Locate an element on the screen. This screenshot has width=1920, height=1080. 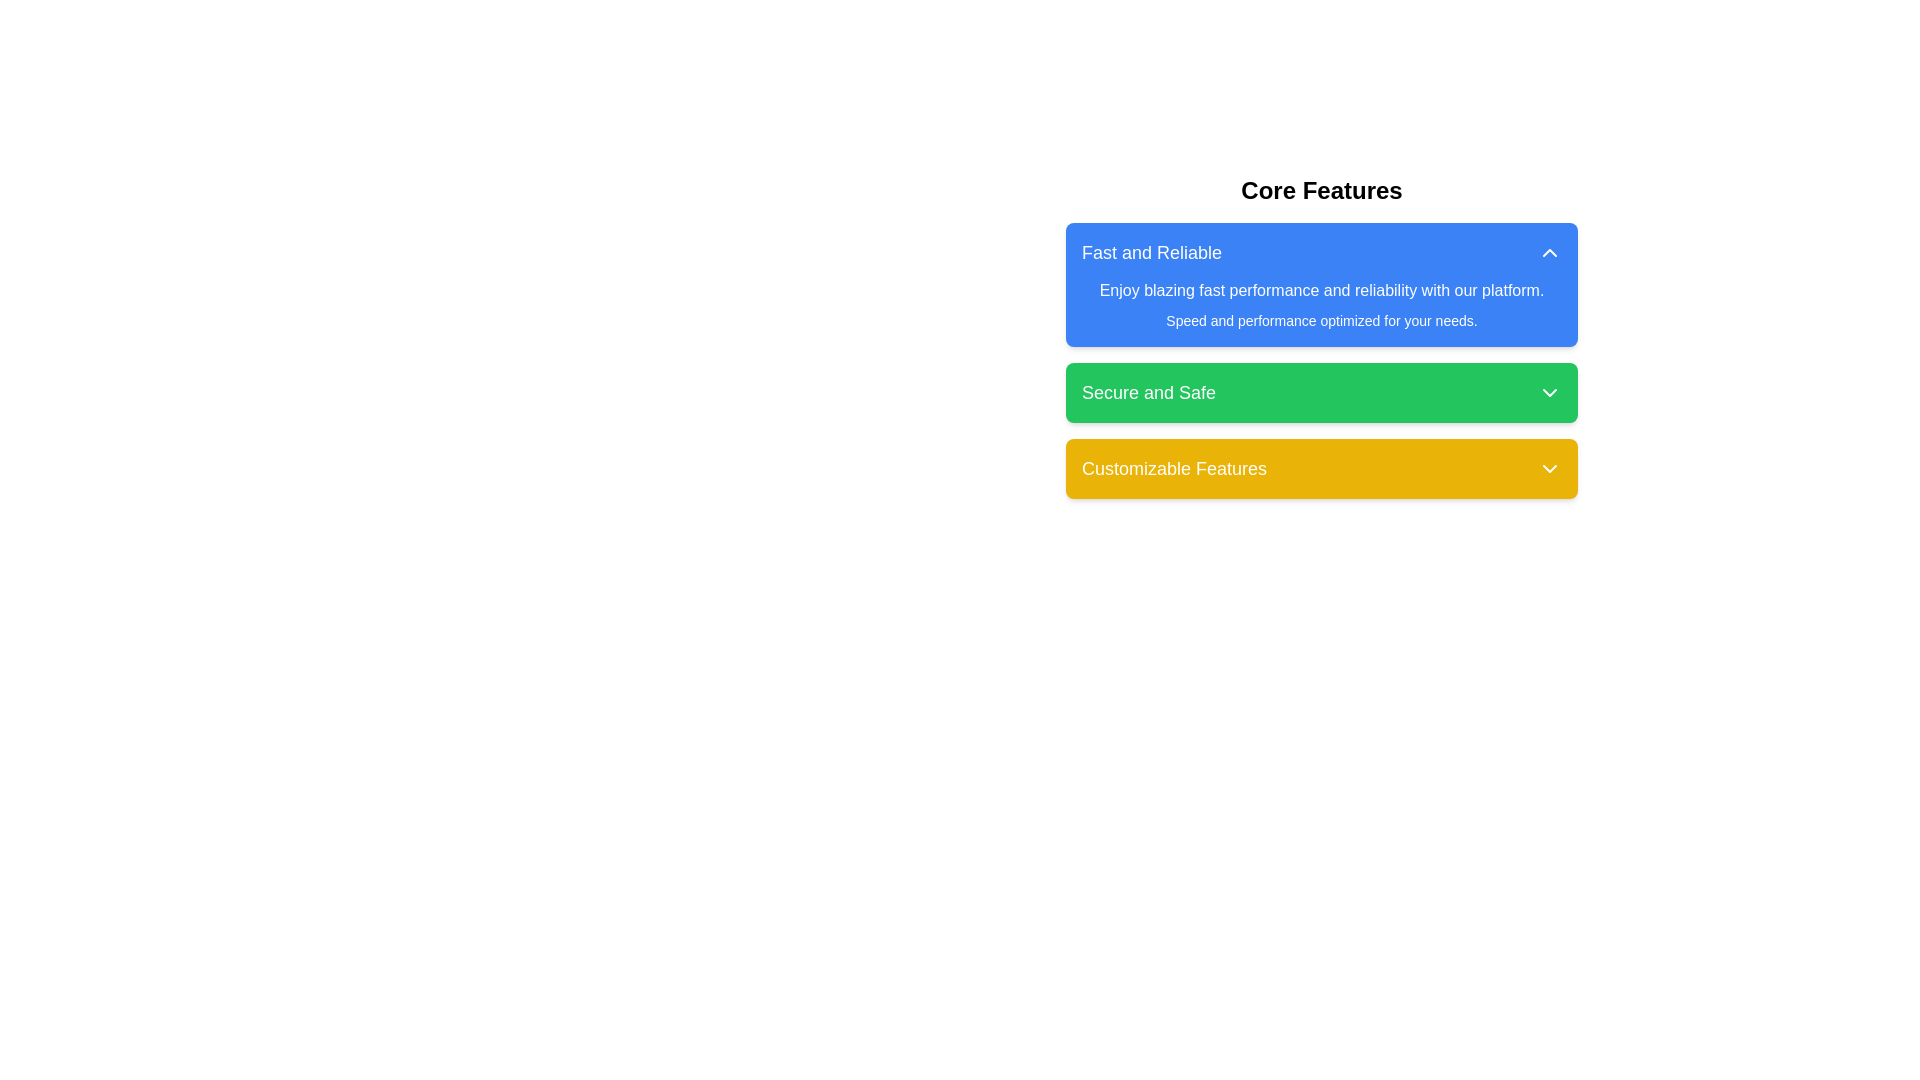
the static text label that serves as the title for the collapsible section under 'Core Features', located in the top-left corner of the bar component is located at coordinates (1152, 252).